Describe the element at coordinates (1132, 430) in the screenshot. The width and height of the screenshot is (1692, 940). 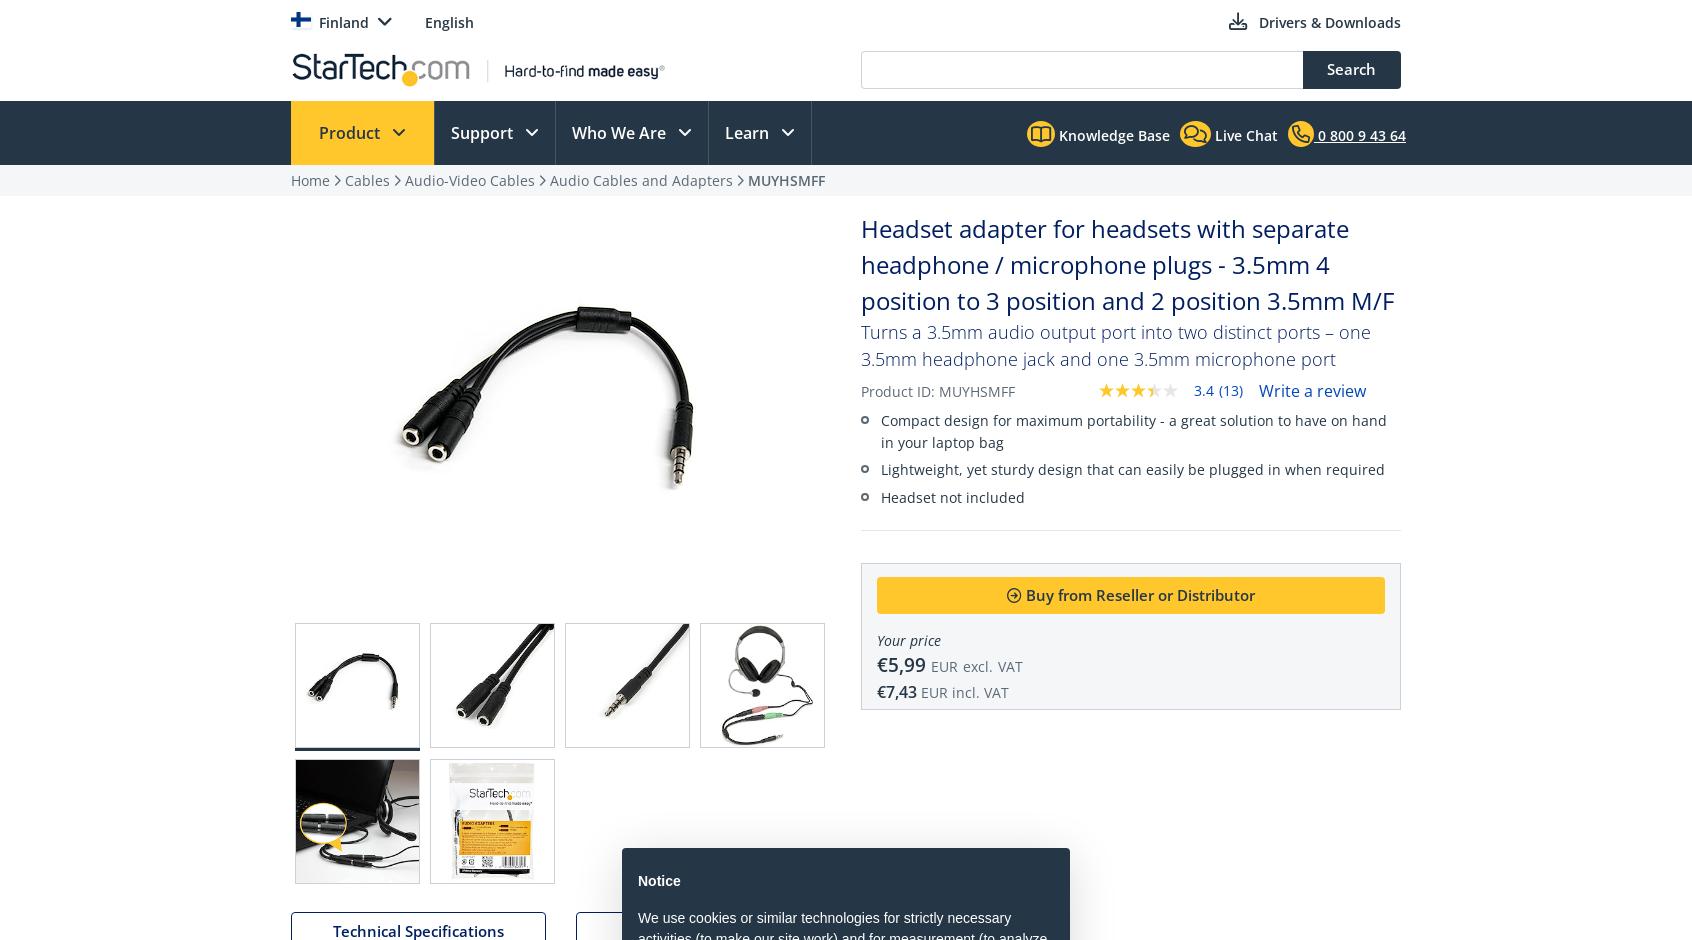
I see `'Compact design for maximum portability - a great solution to have on hand in your laptop bag'` at that location.